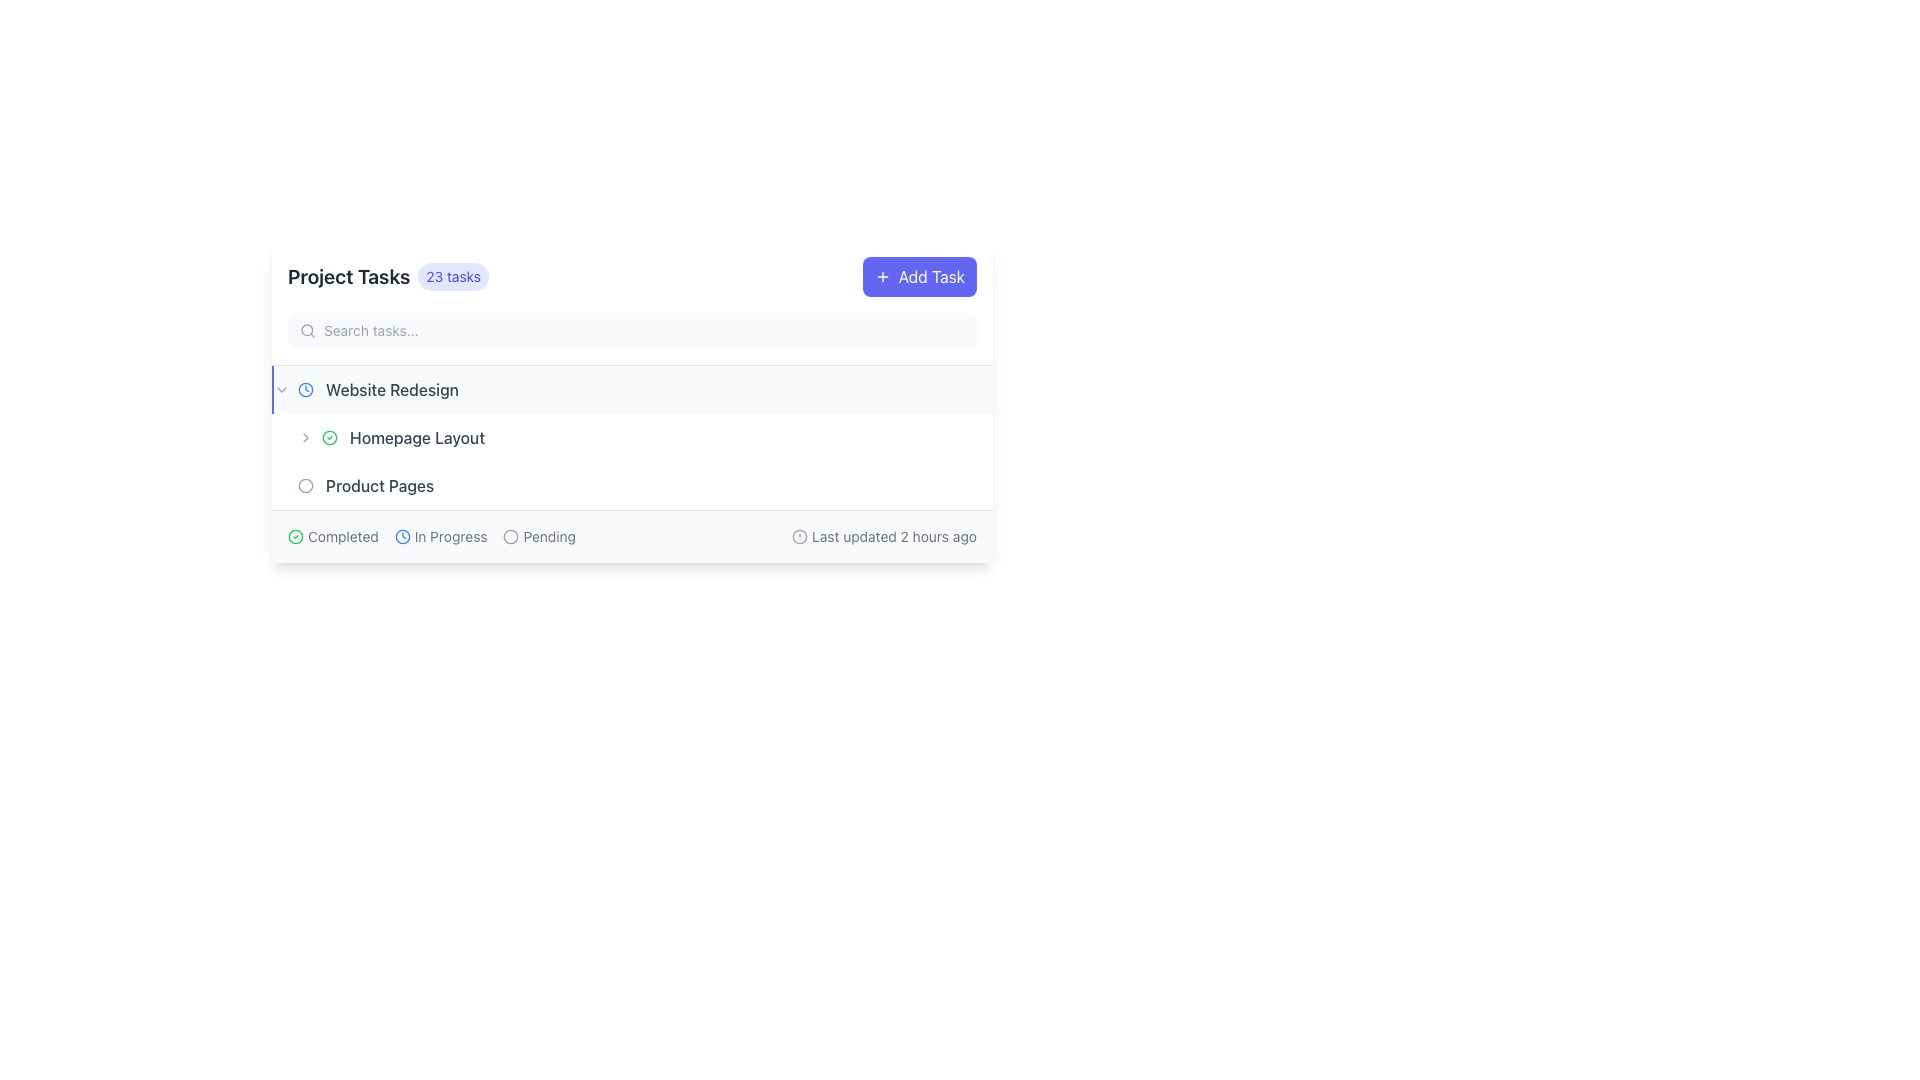 Image resolution: width=1920 pixels, height=1080 pixels. I want to click on the circular graphical component of the clock icon located on the left side of the task titled 'Website Redesign', so click(305, 389).